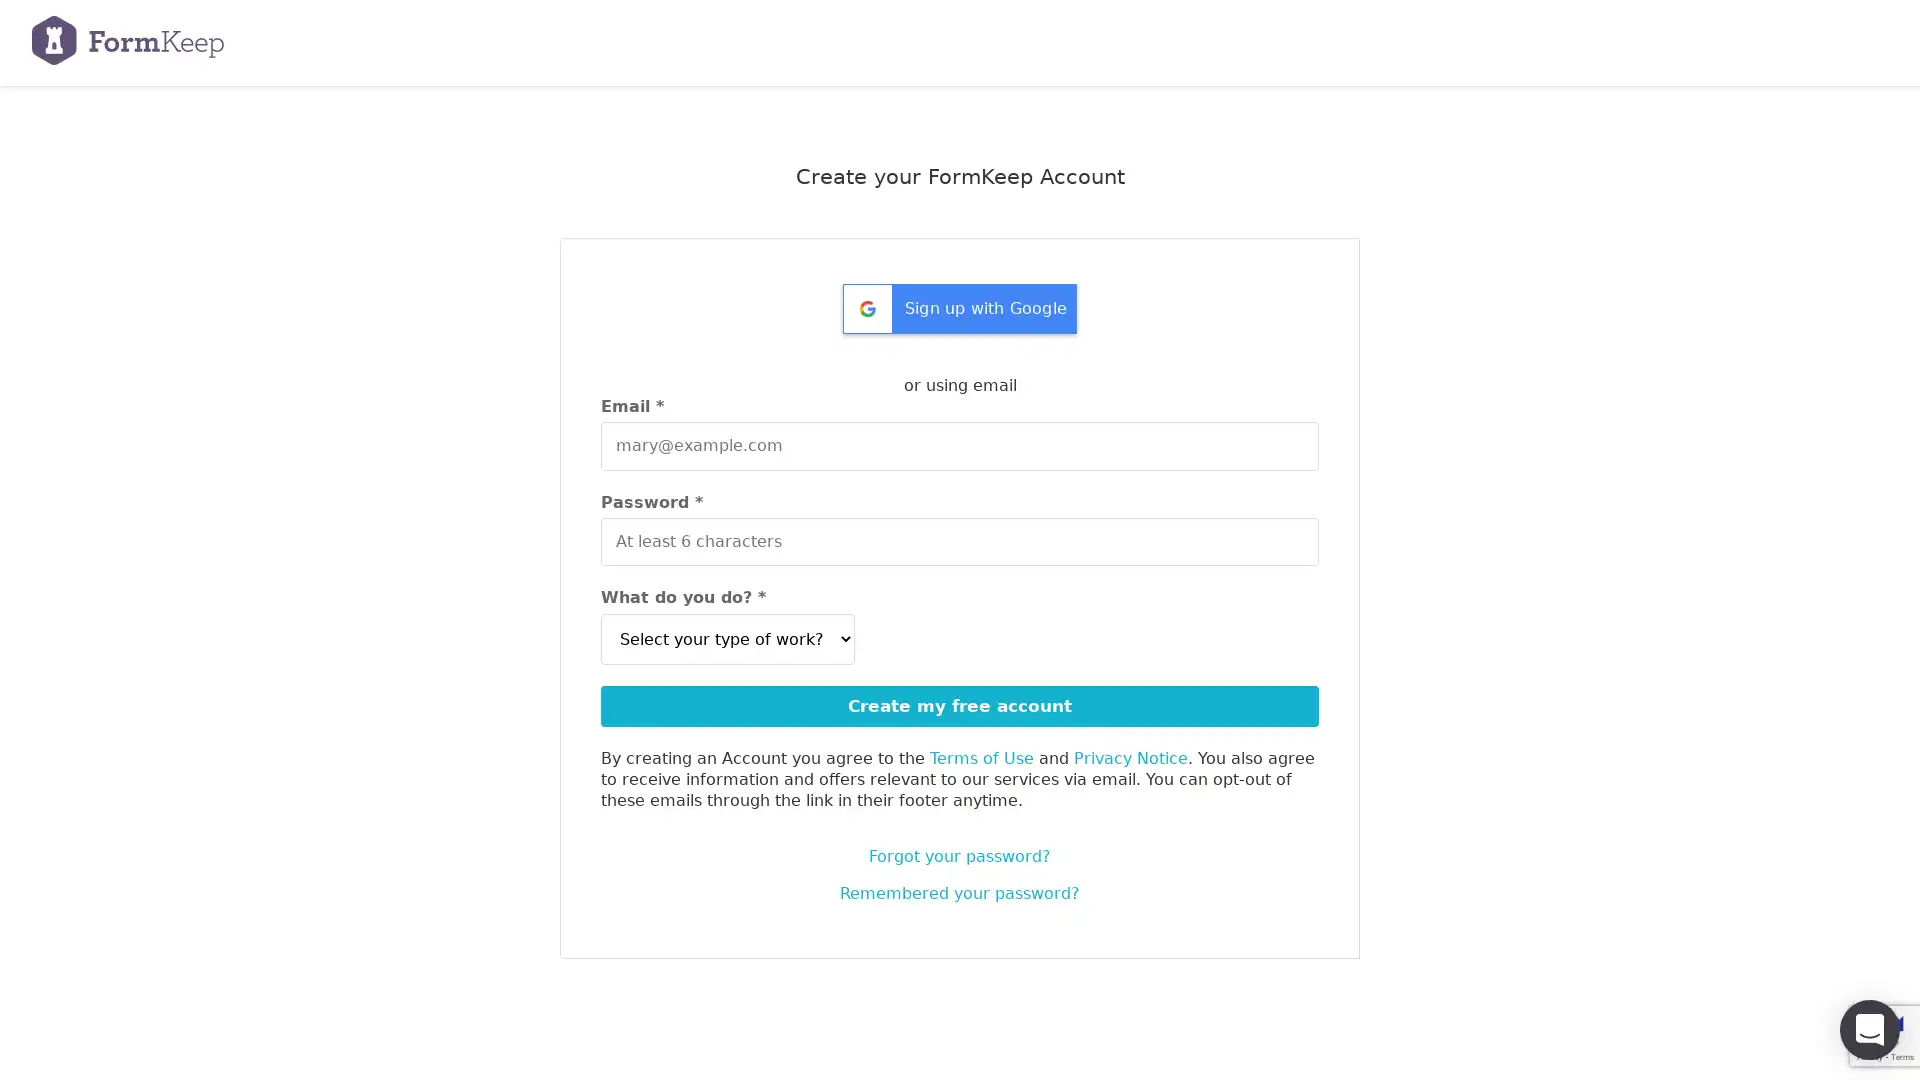 This screenshot has height=1080, width=1920. What do you see at coordinates (1869, 1029) in the screenshot?
I see `Open Intercom Messenger` at bounding box center [1869, 1029].